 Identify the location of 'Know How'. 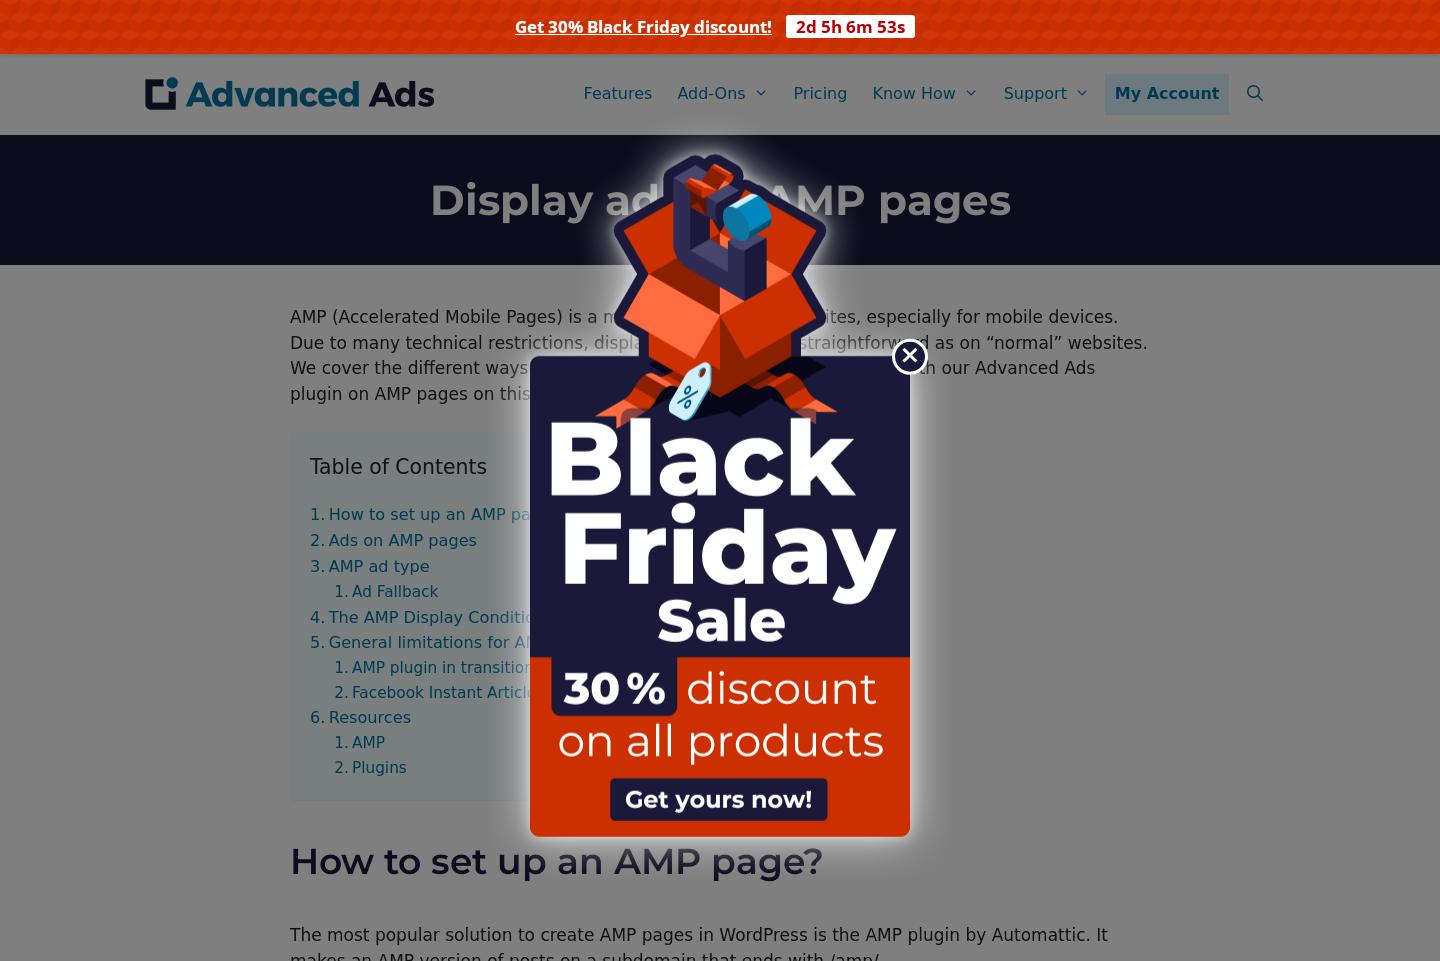
(913, 93).